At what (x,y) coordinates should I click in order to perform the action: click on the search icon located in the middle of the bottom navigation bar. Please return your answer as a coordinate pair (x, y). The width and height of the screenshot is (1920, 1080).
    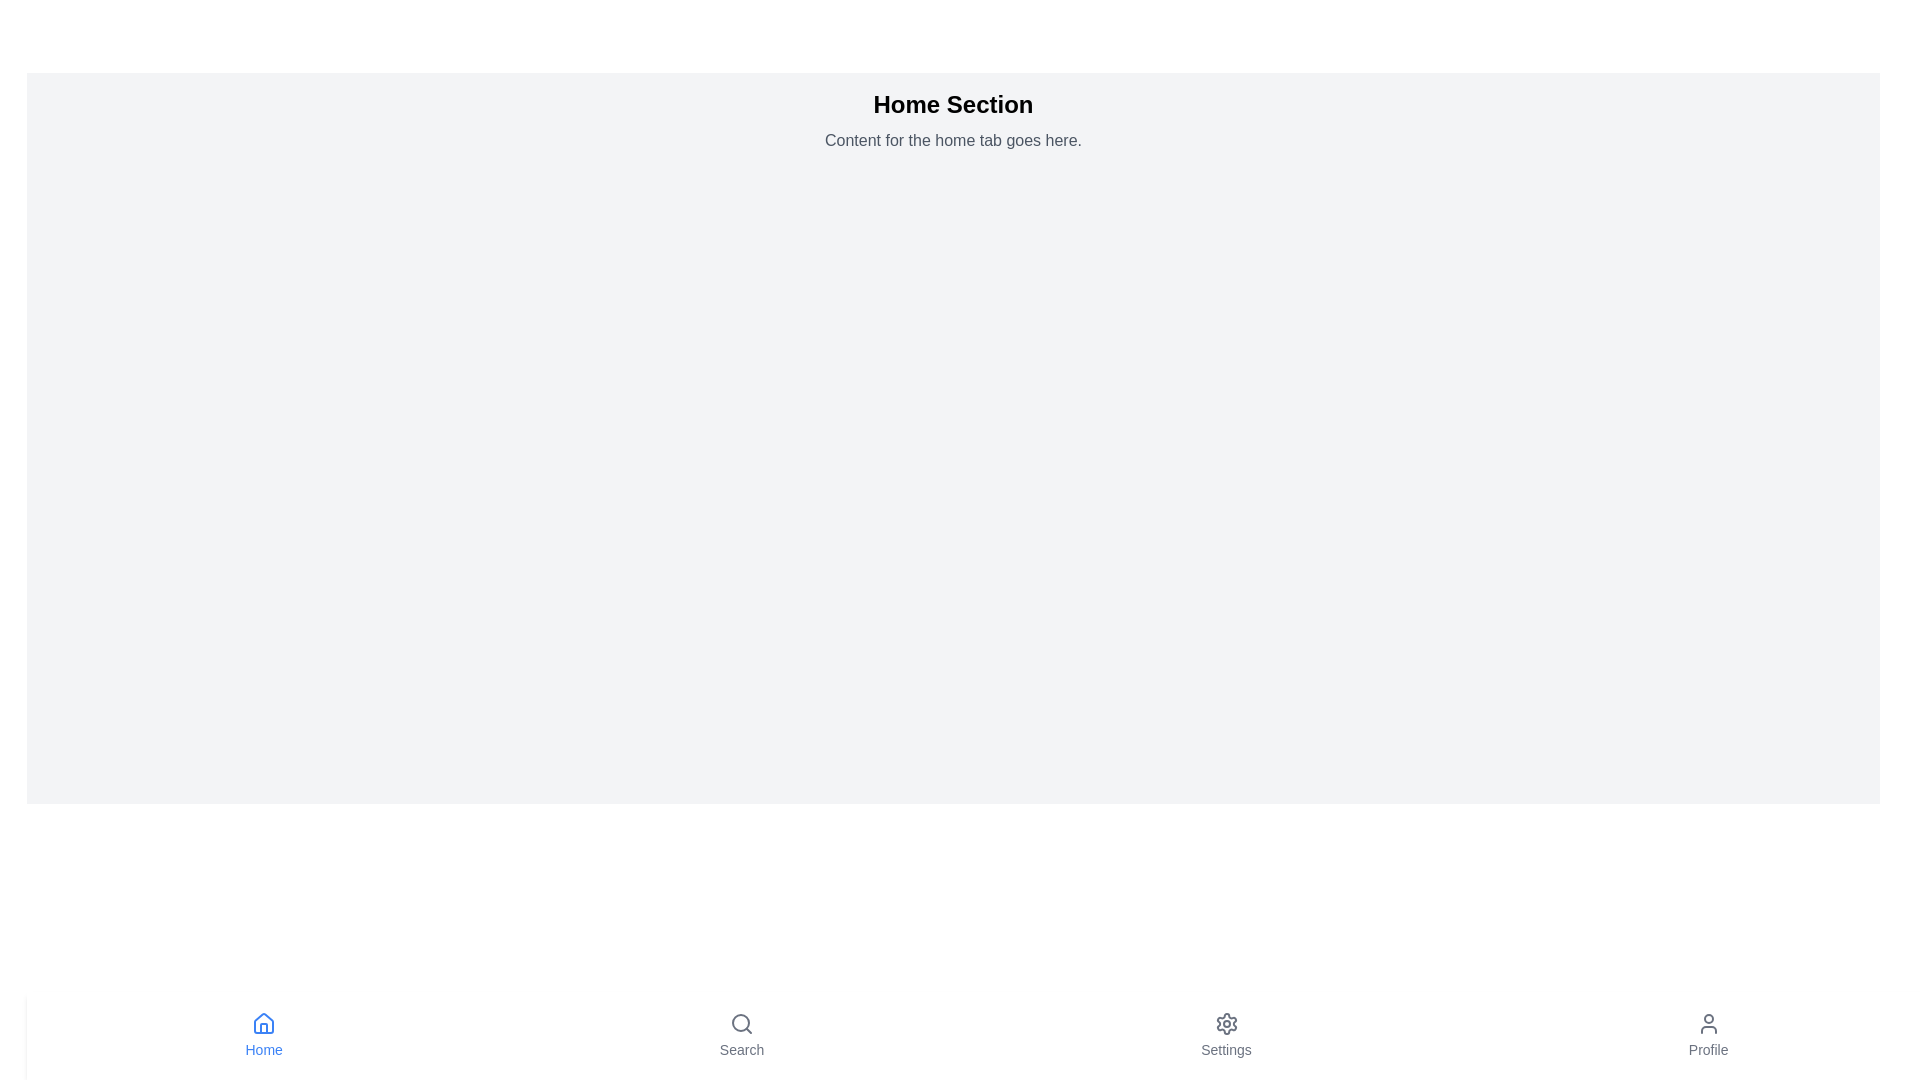
    Looking at the image, I should click on (741, 1023).